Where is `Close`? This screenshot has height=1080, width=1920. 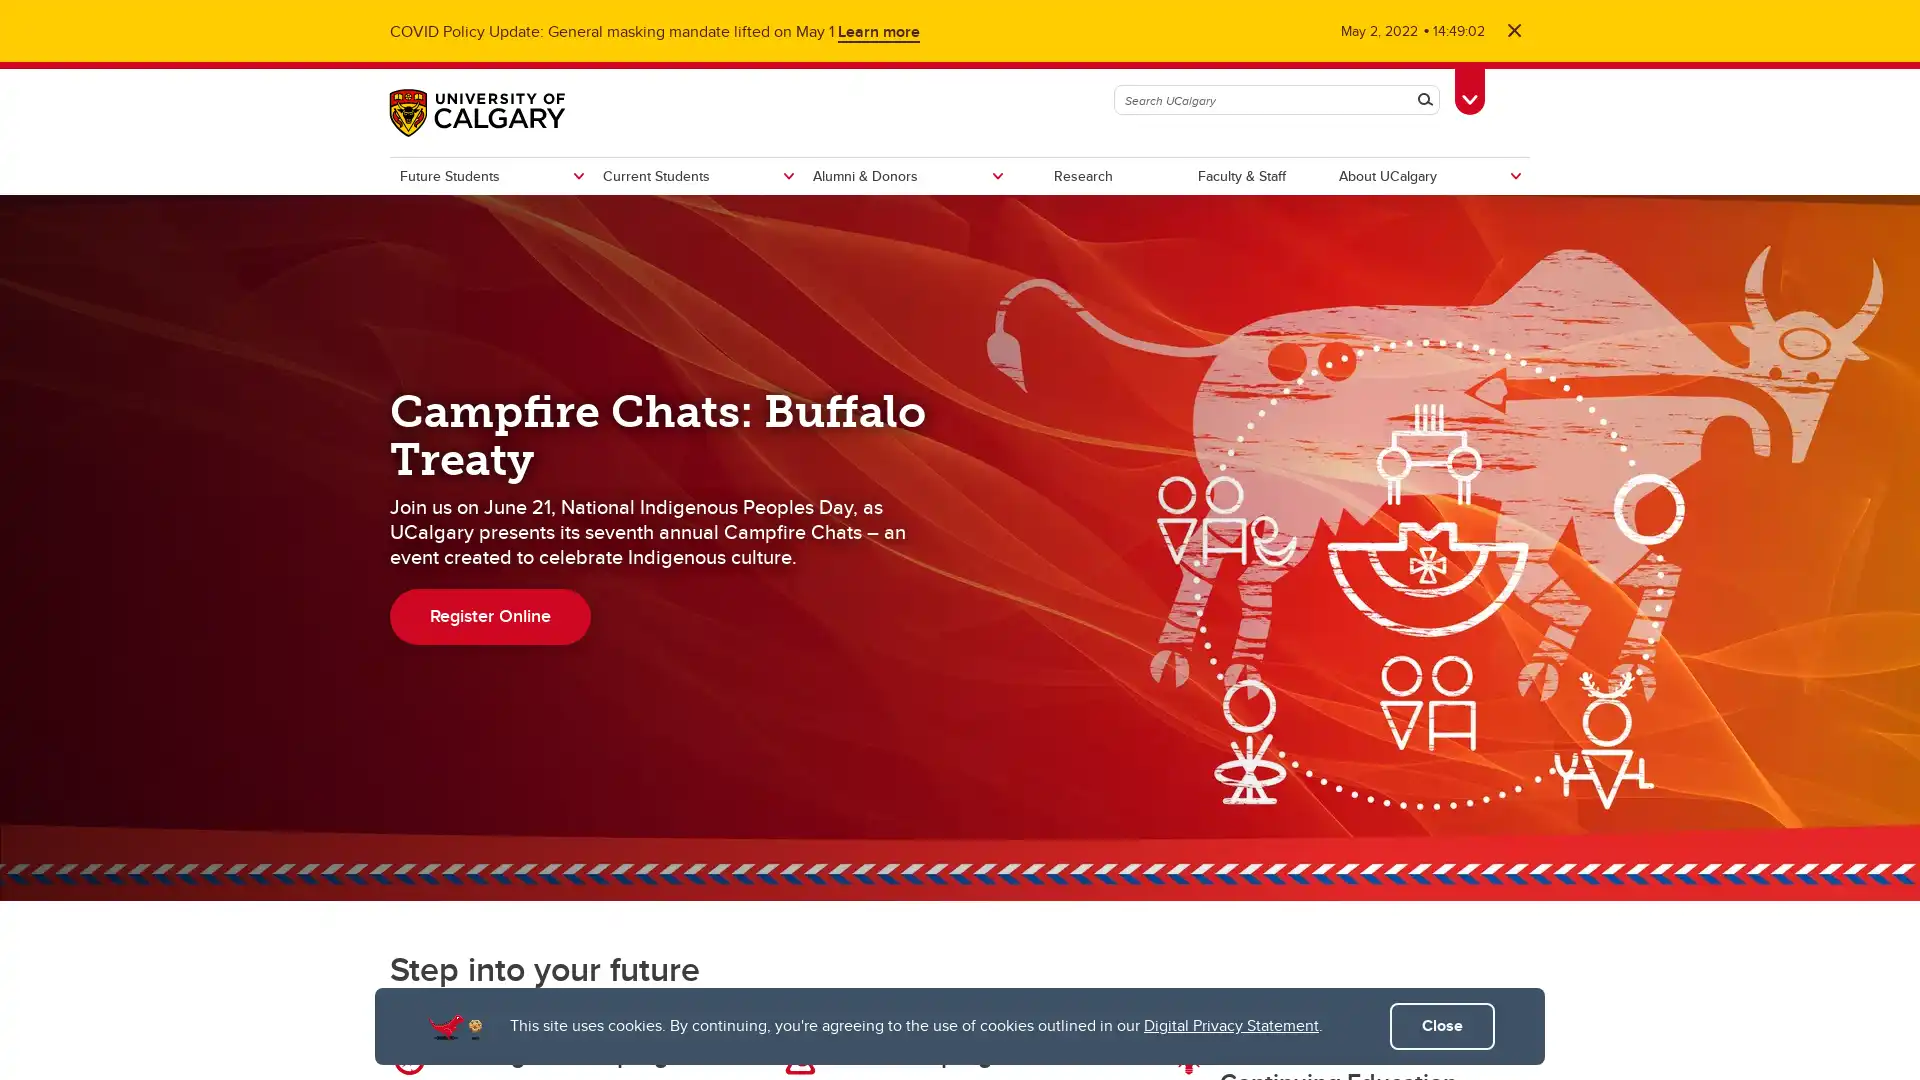
Close is located at coordinates (1442, 1026).